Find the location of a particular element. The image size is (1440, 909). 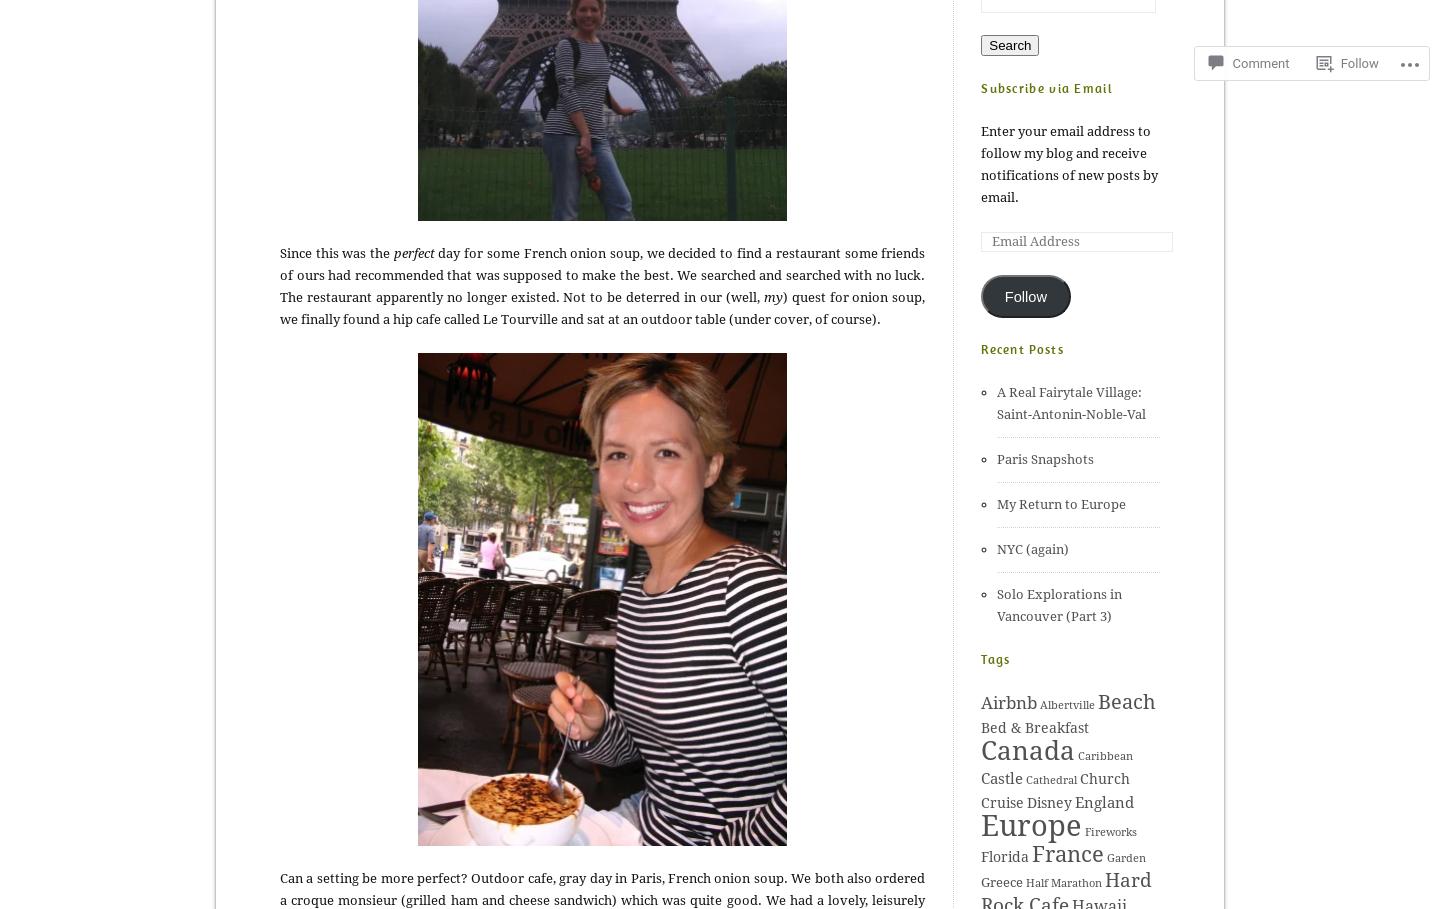

'perfect' is located at coordinates (412, 253).